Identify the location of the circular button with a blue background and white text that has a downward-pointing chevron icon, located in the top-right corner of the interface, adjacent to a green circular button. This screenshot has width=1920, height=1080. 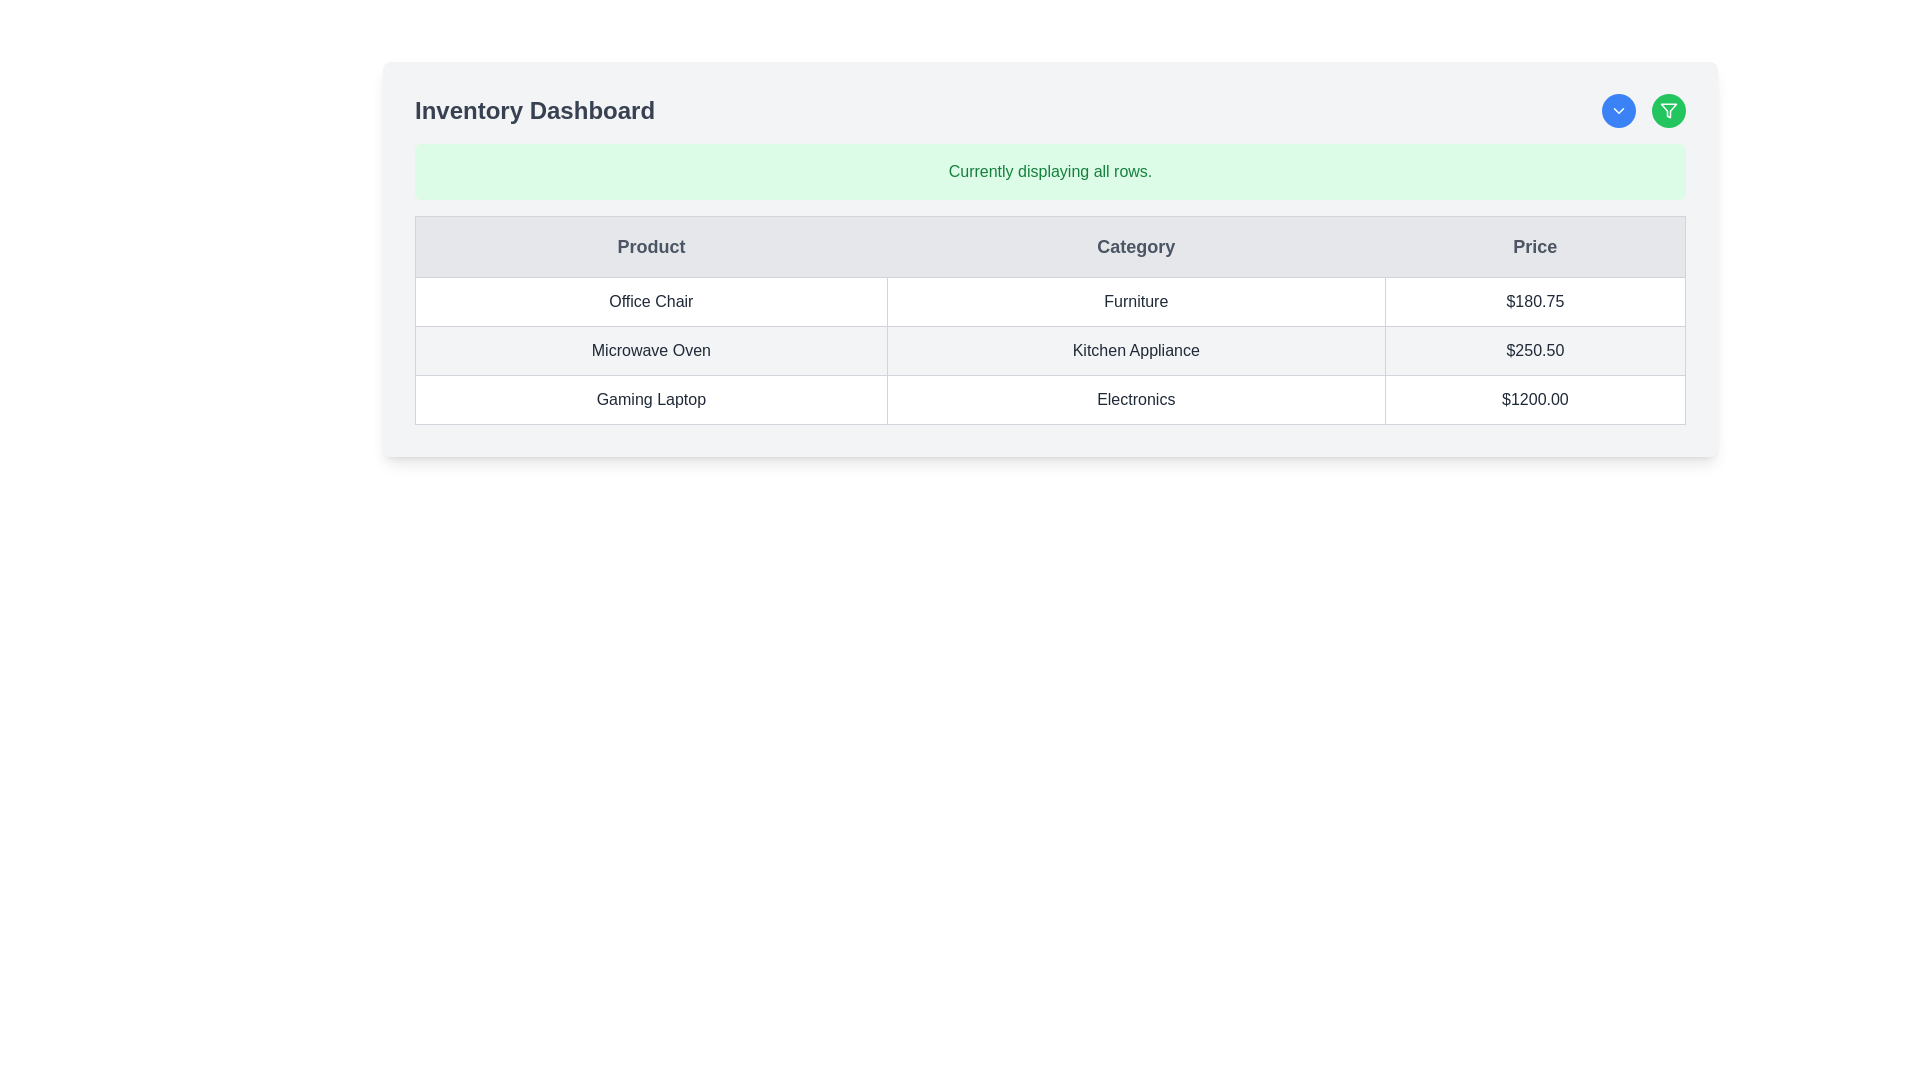
(1618, 111).